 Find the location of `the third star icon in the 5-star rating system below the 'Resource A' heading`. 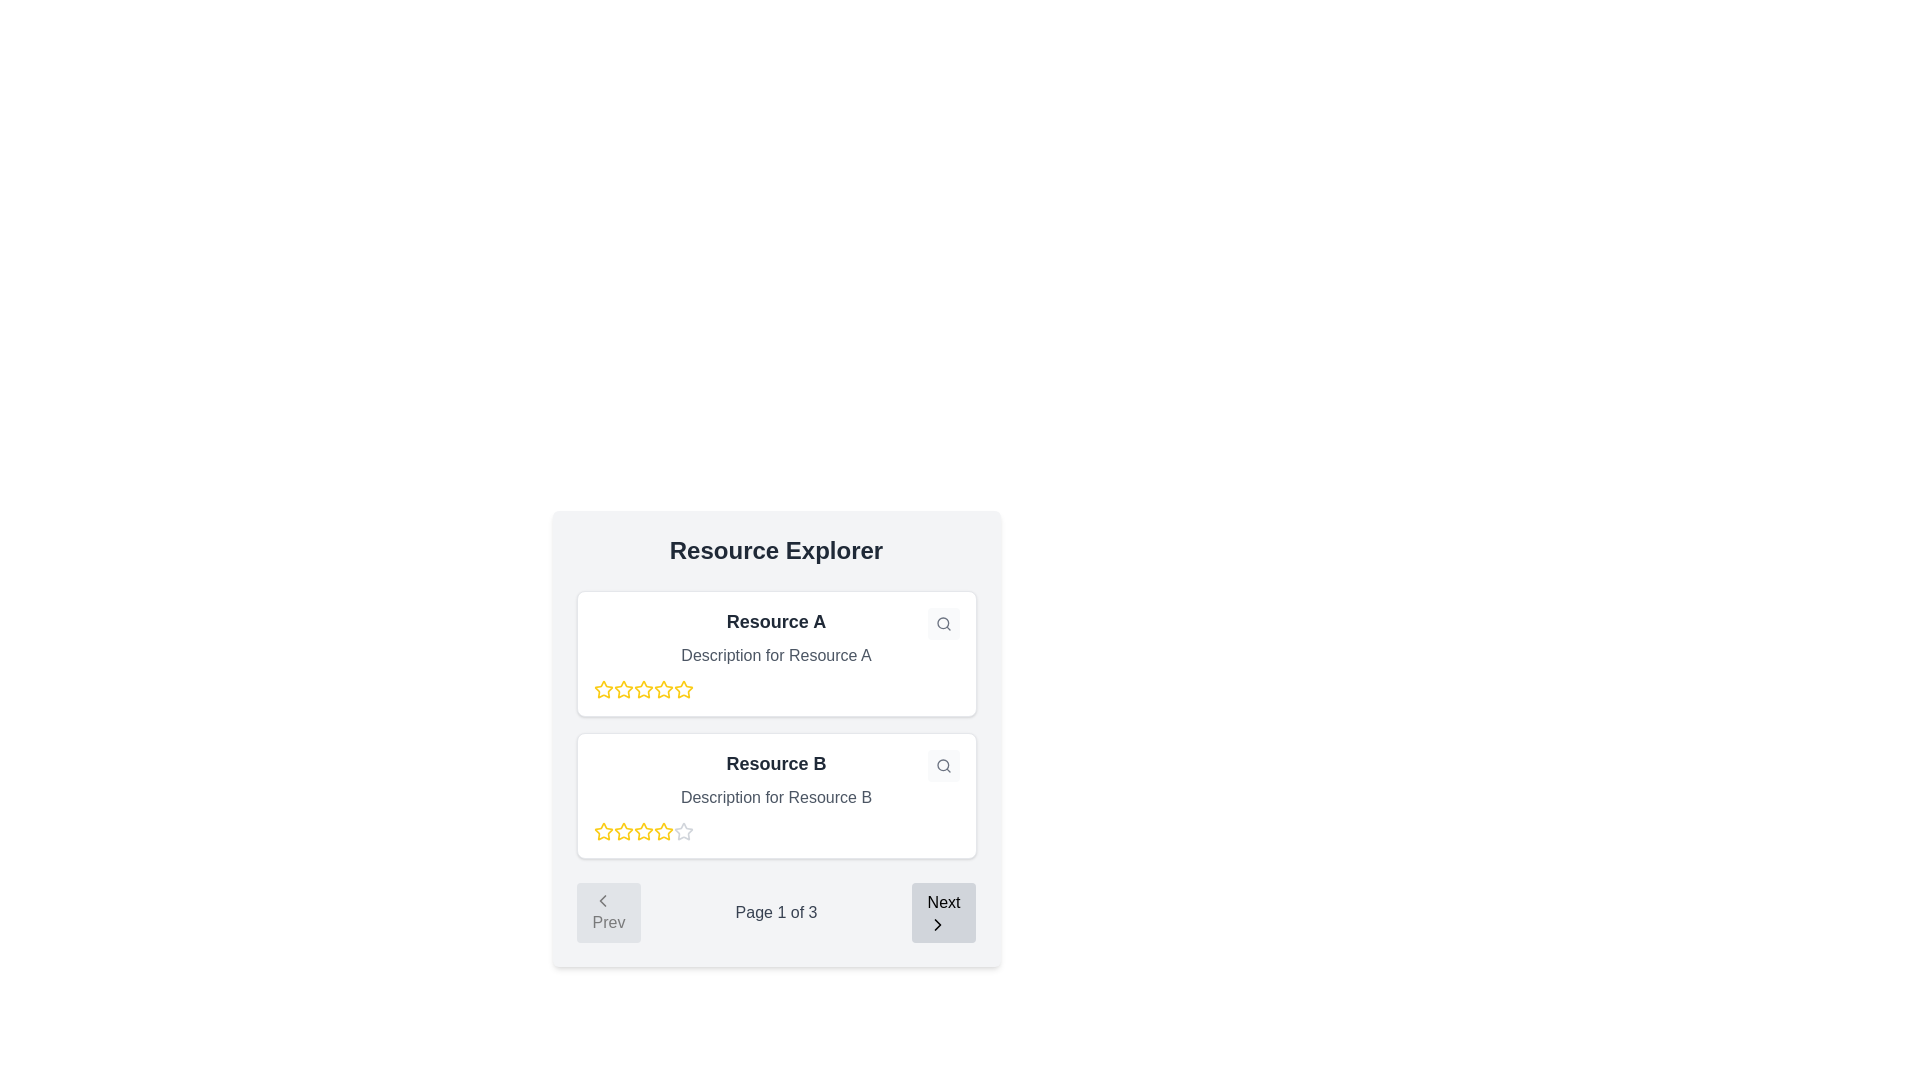

the third star icon in the 5-star rating system below the 'Resource A' heading is located at coordinates (663, 688).